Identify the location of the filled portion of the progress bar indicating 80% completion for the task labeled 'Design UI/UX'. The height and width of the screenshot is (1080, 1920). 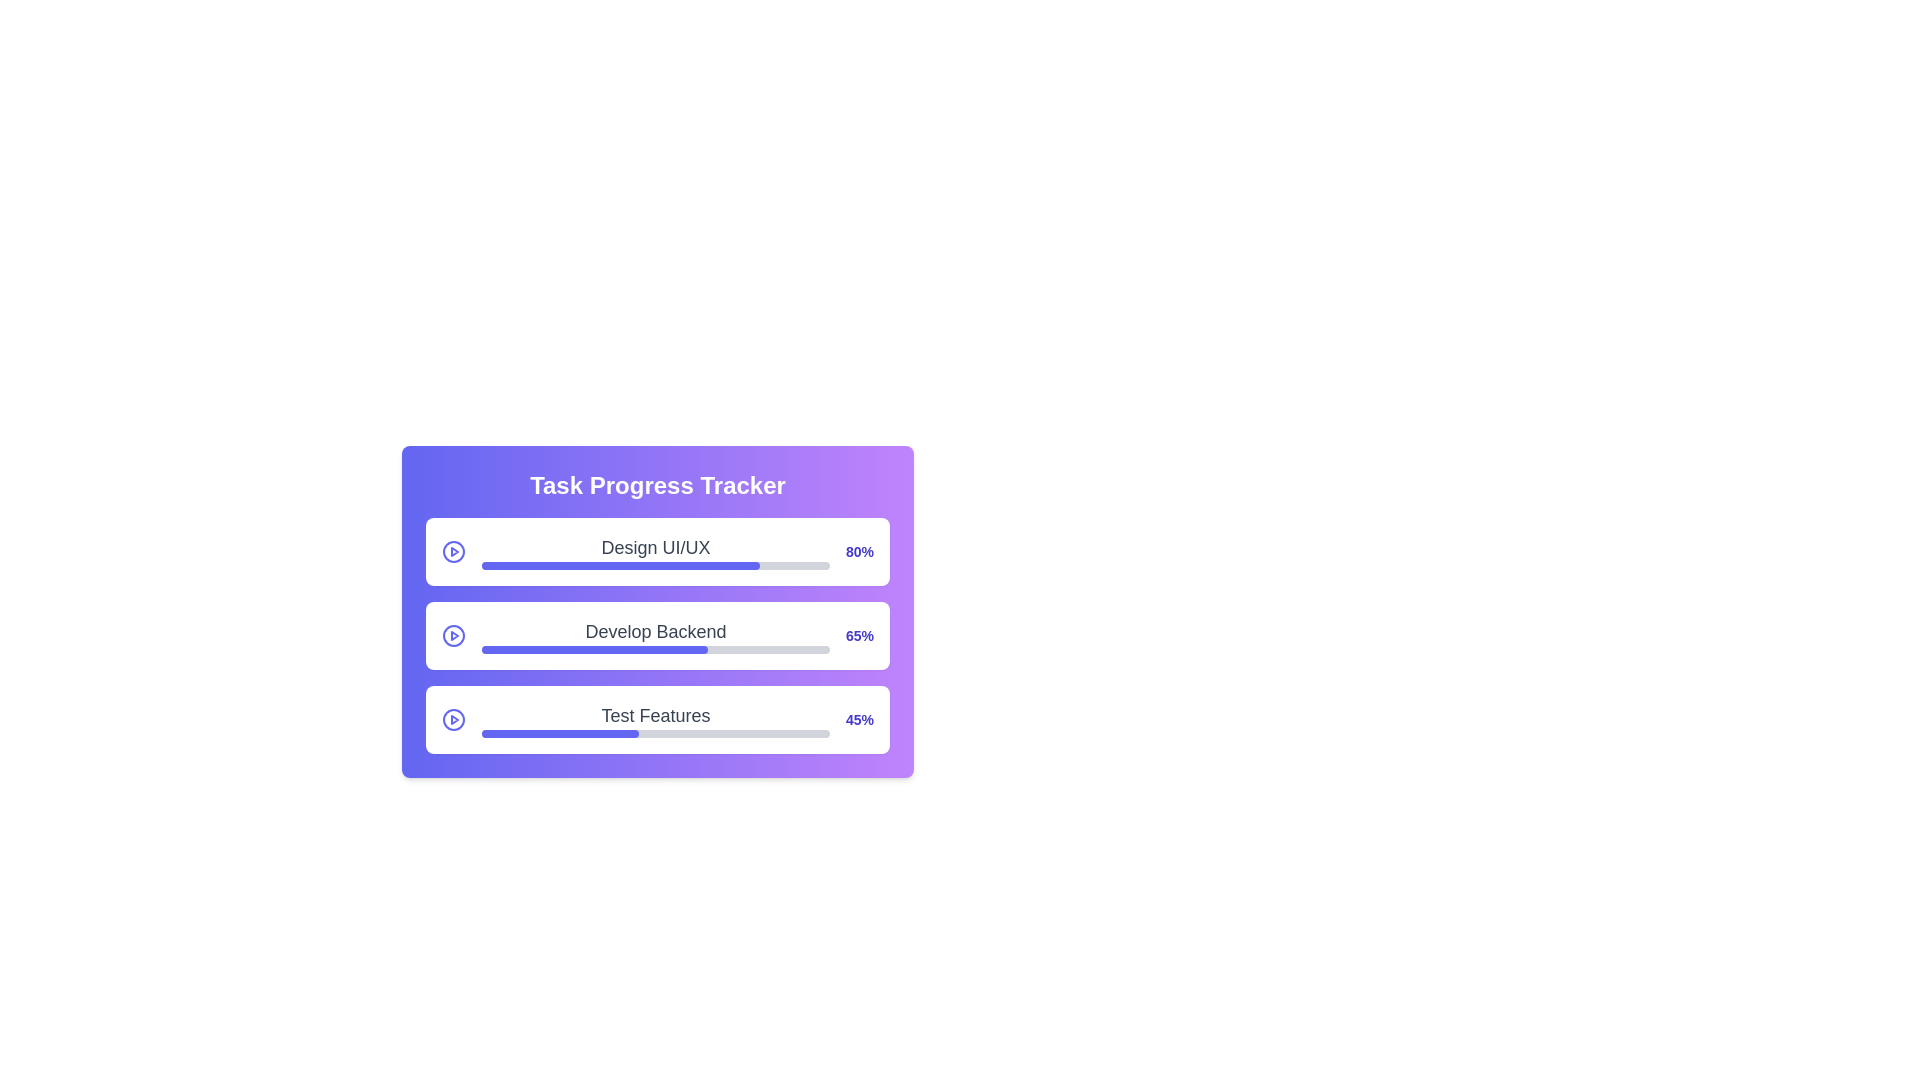
(620, 566).